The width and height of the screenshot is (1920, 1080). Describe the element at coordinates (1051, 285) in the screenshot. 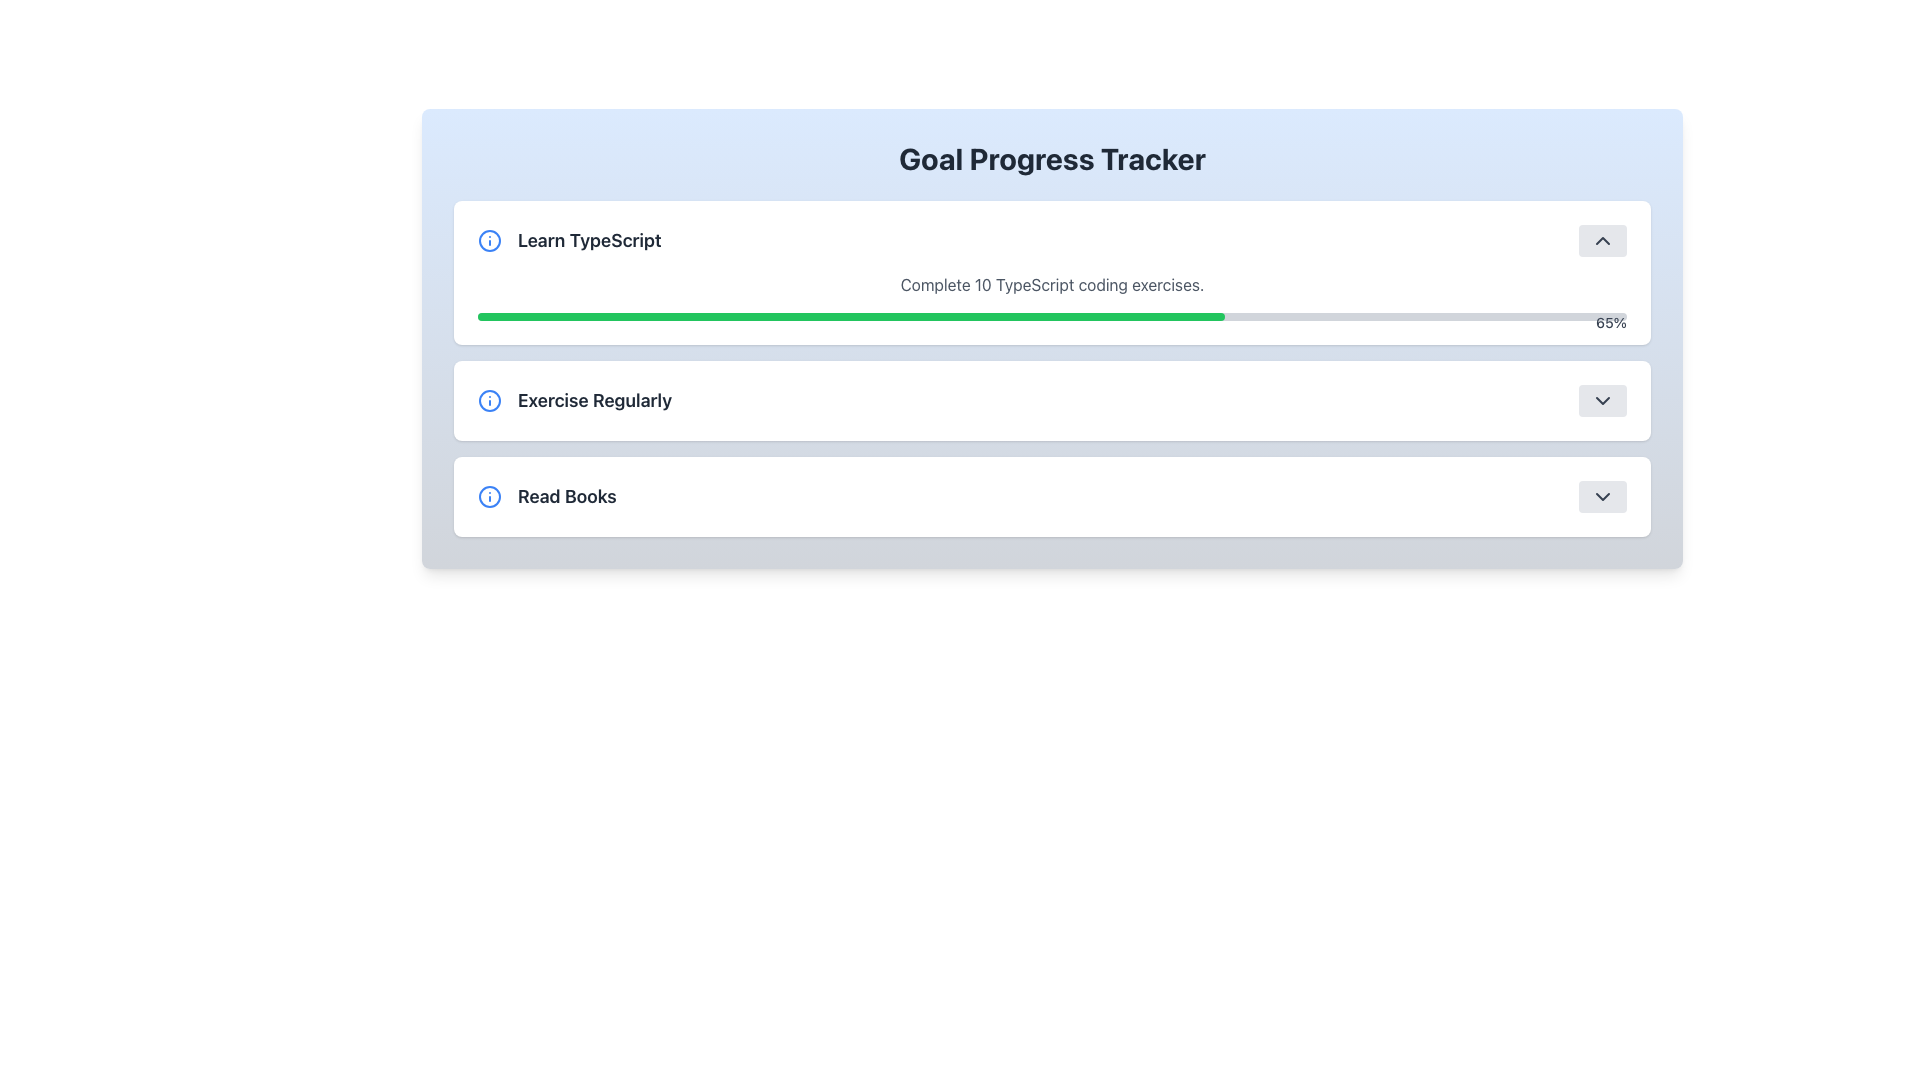

I see `the static text element displaying descriptive information about the 'Learn TypeScript' task in the progress tracker interface` at that location.